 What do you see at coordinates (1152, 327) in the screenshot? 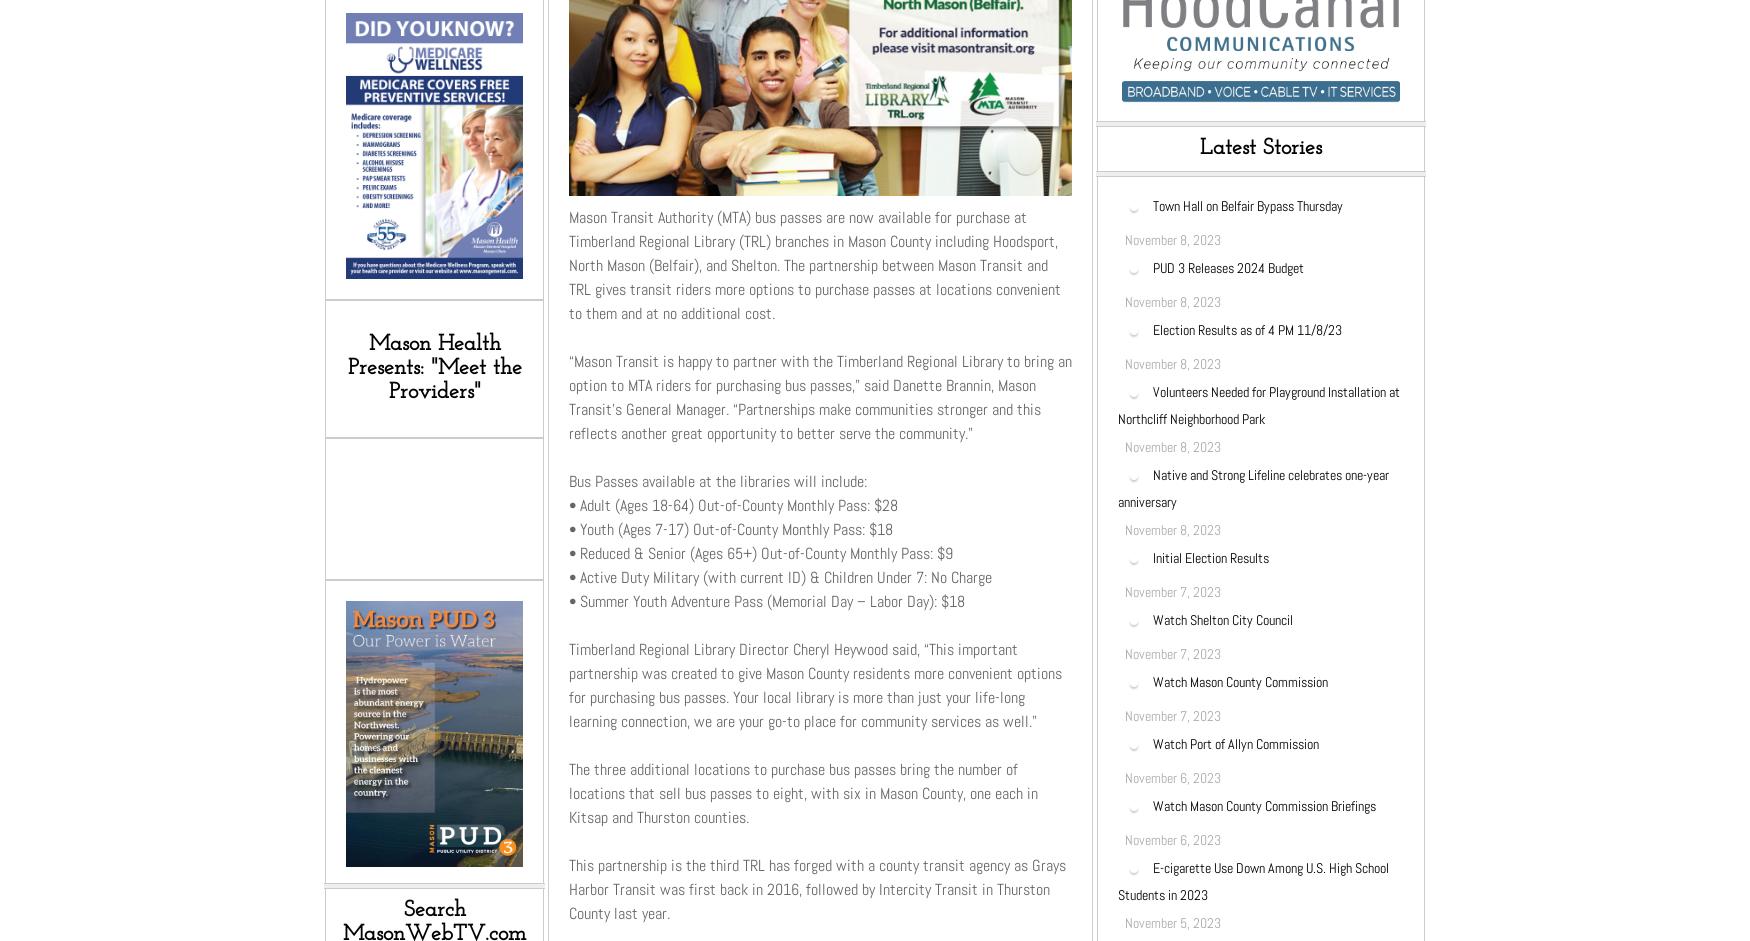
I see `'Election Results as of 4 PM 11/8/23'` at bounding box center [1152, 327].